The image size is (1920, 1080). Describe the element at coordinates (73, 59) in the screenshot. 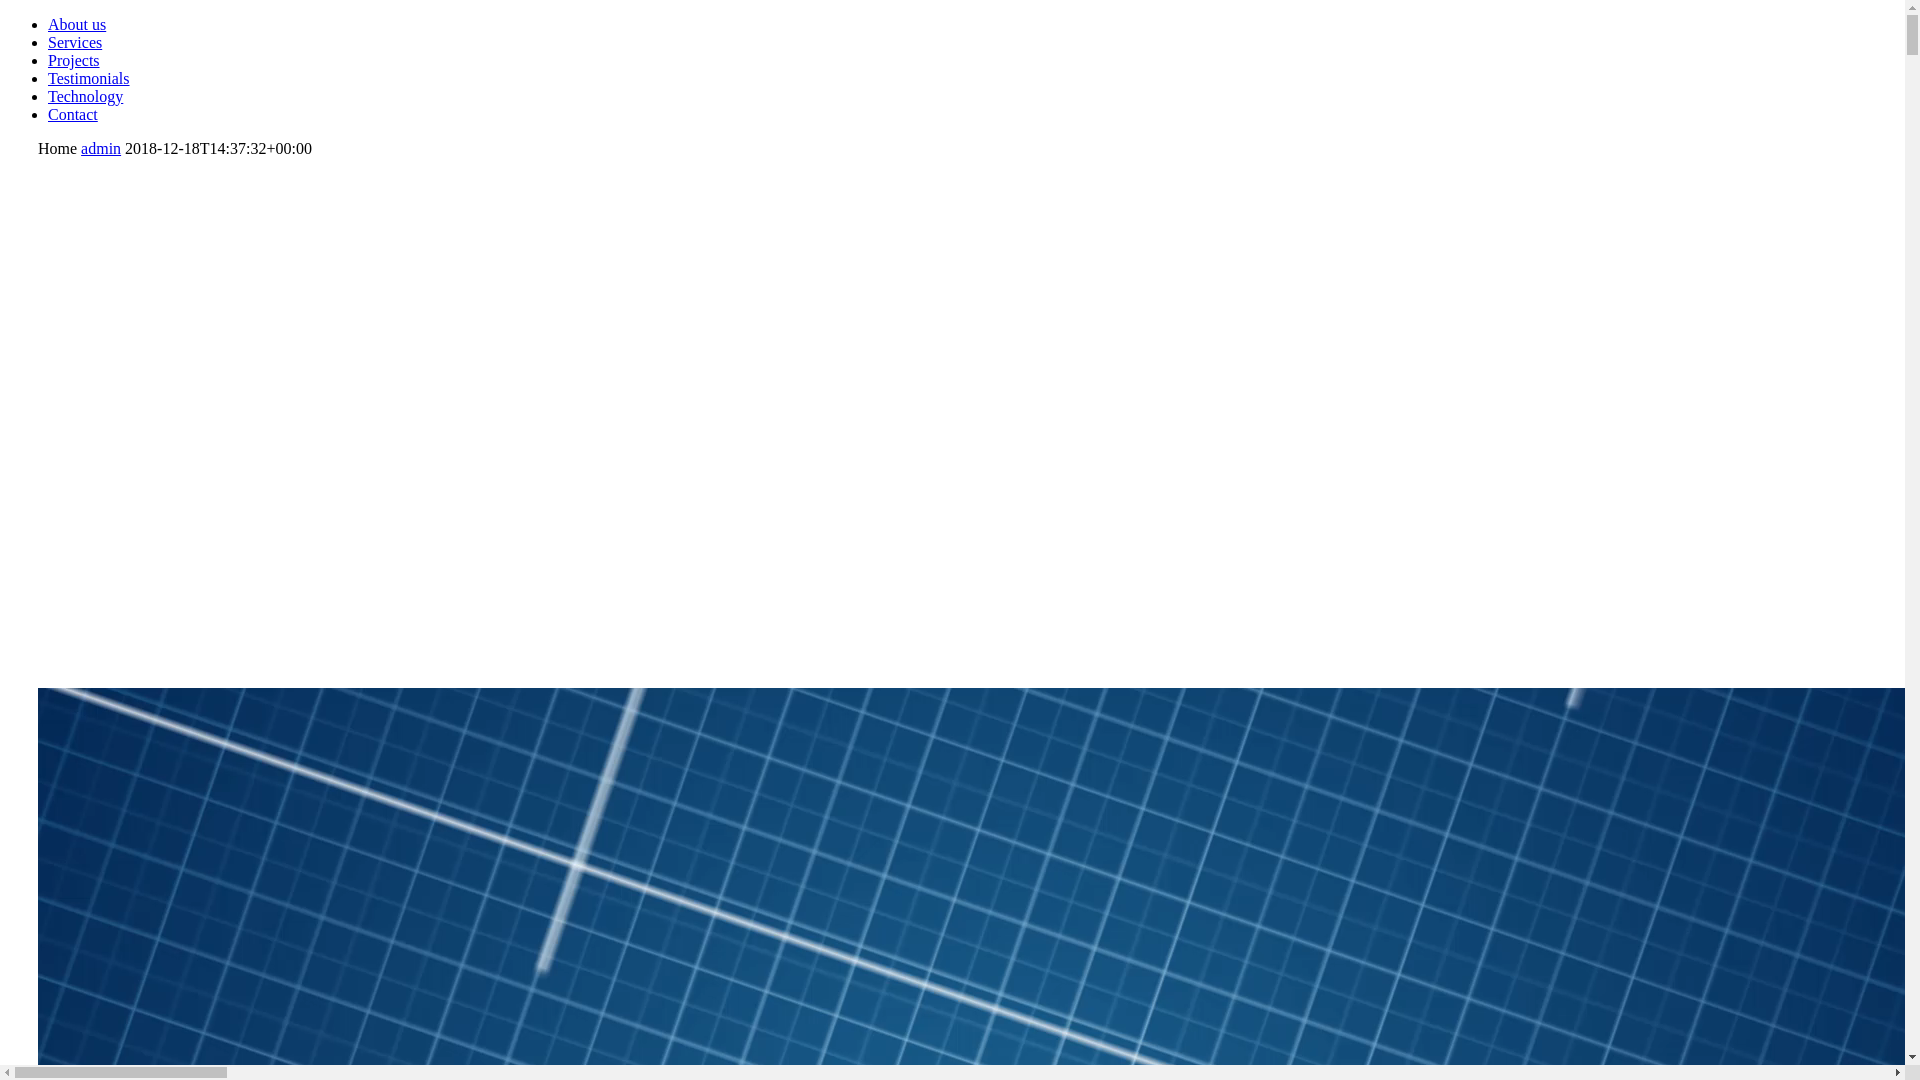

I see `'Projects'` at that location.